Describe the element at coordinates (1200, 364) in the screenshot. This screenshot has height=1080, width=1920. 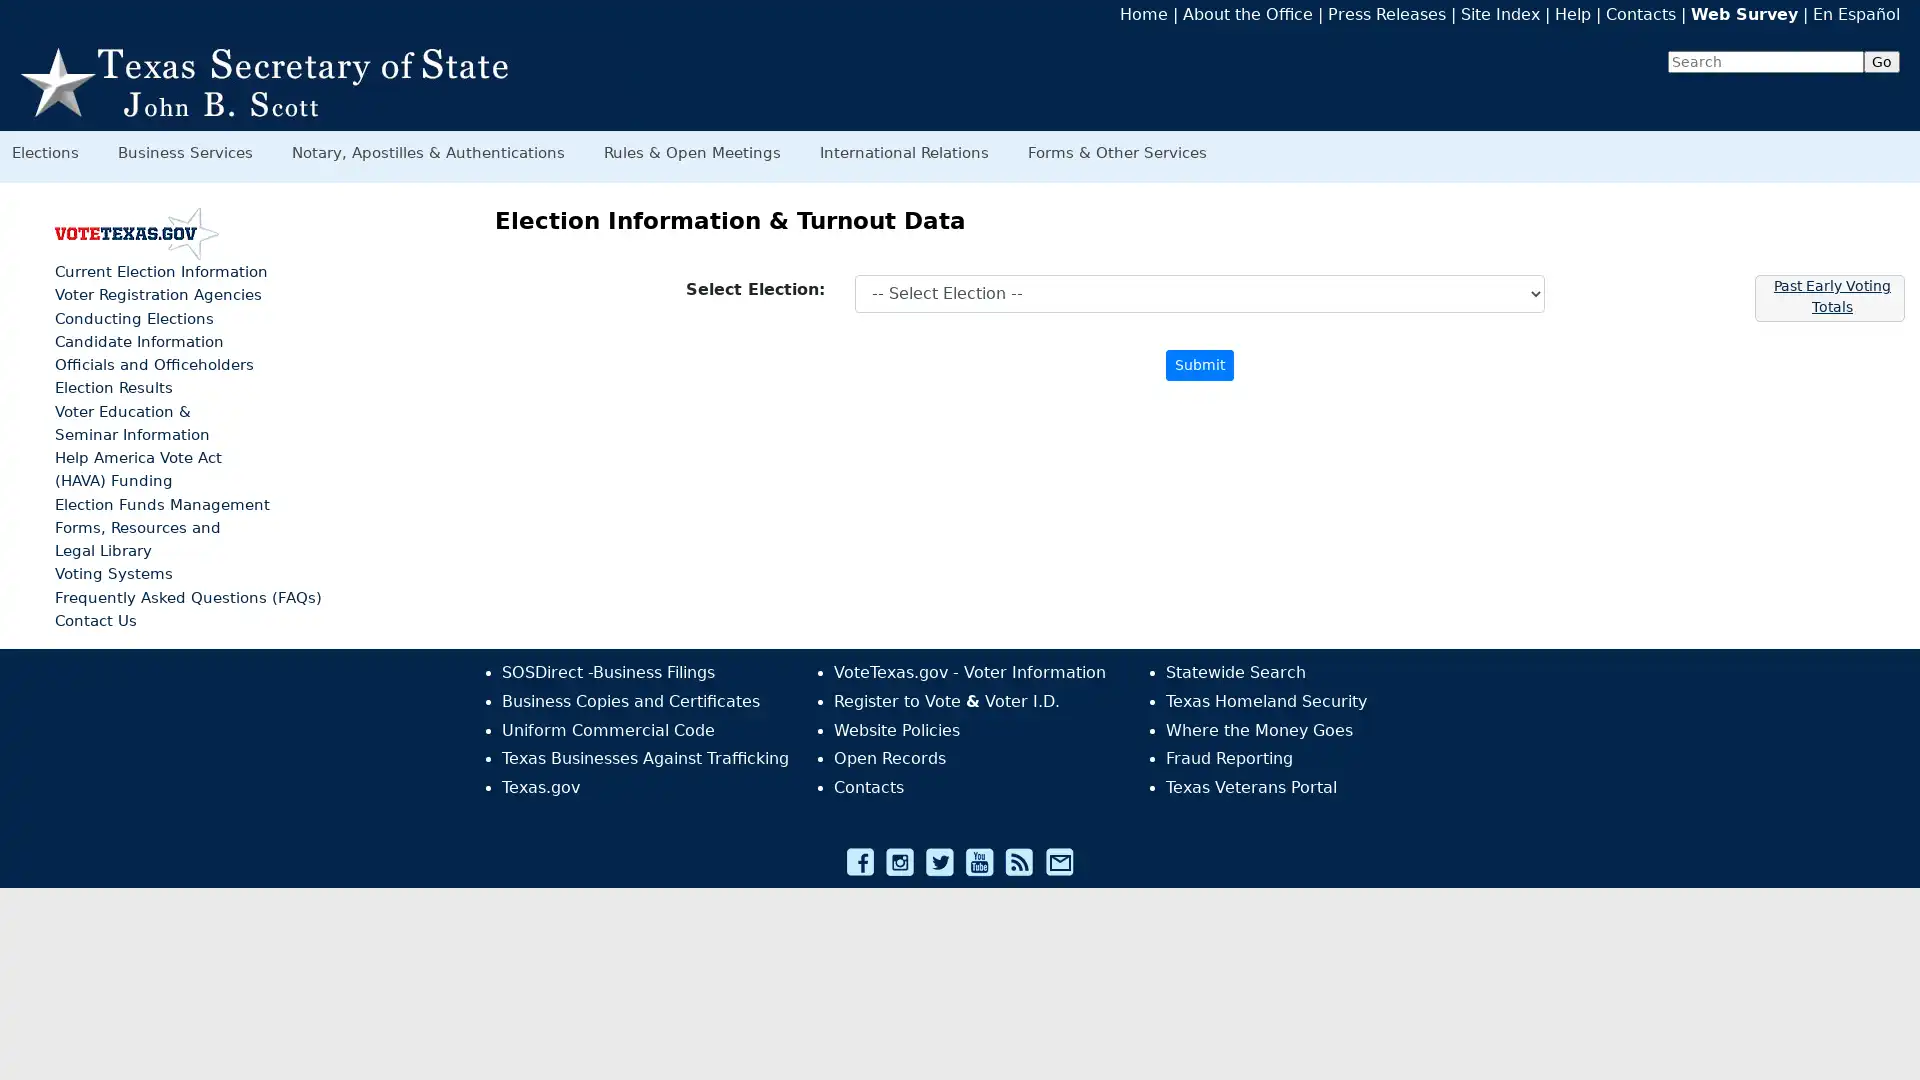
I see `Submit` at that location.